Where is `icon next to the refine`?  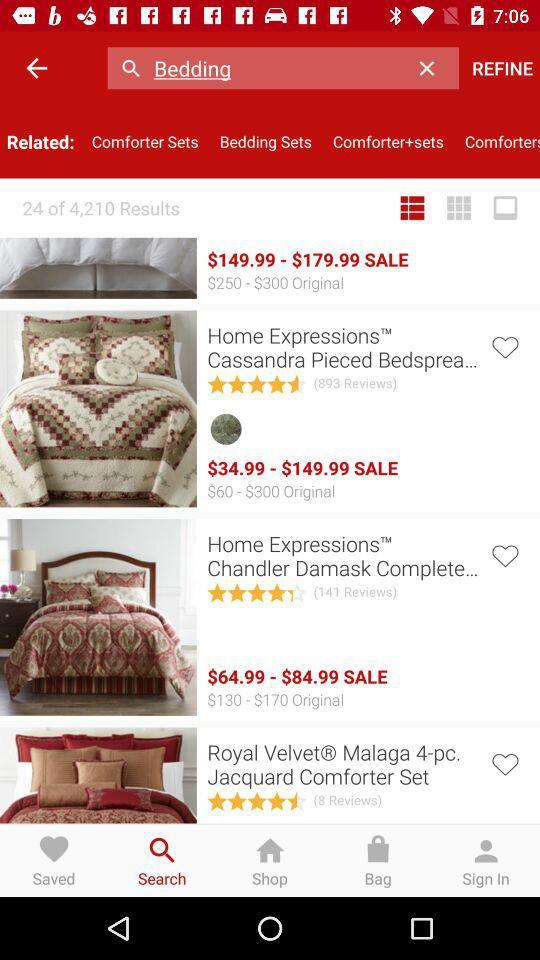
icon next to the refine is located at coordinates (431, 68).